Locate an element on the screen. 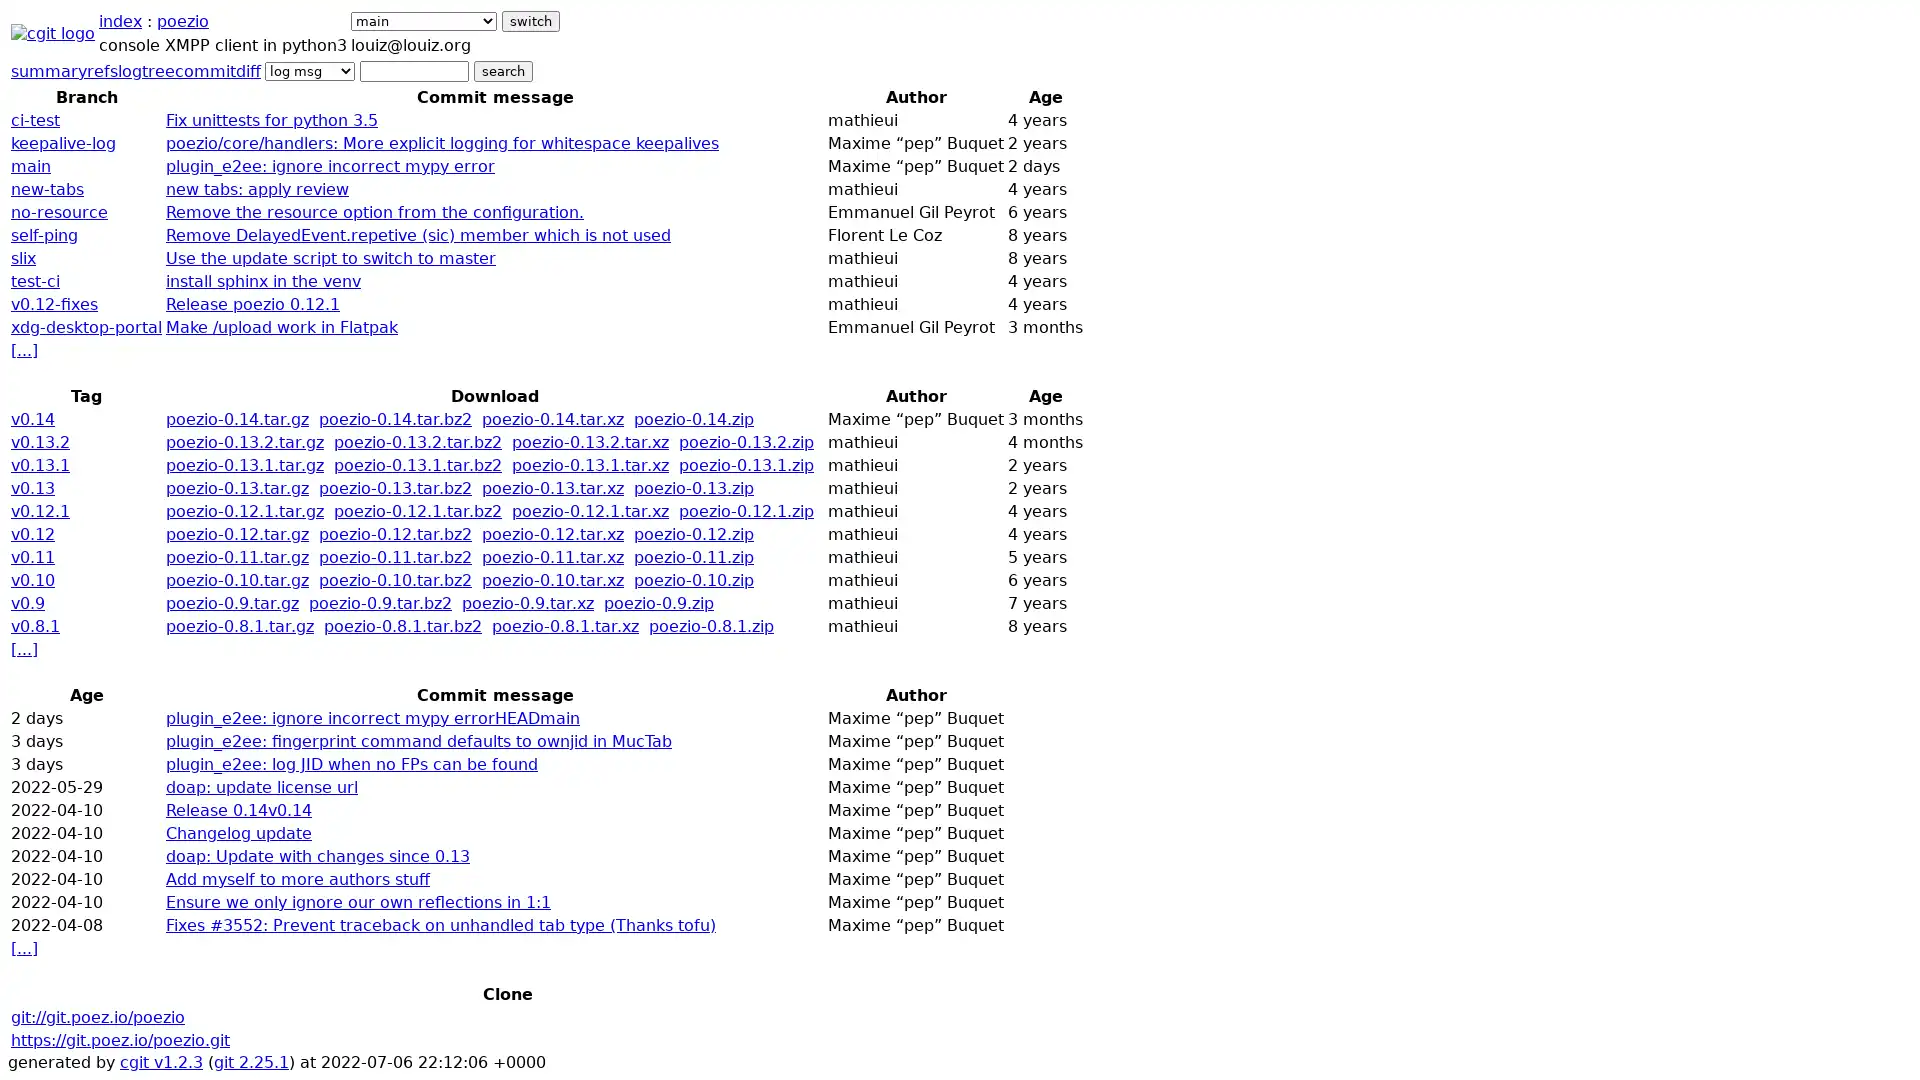 The width and height of the screenshot is (1920, 1080). search is located at coordinates (503, 70).